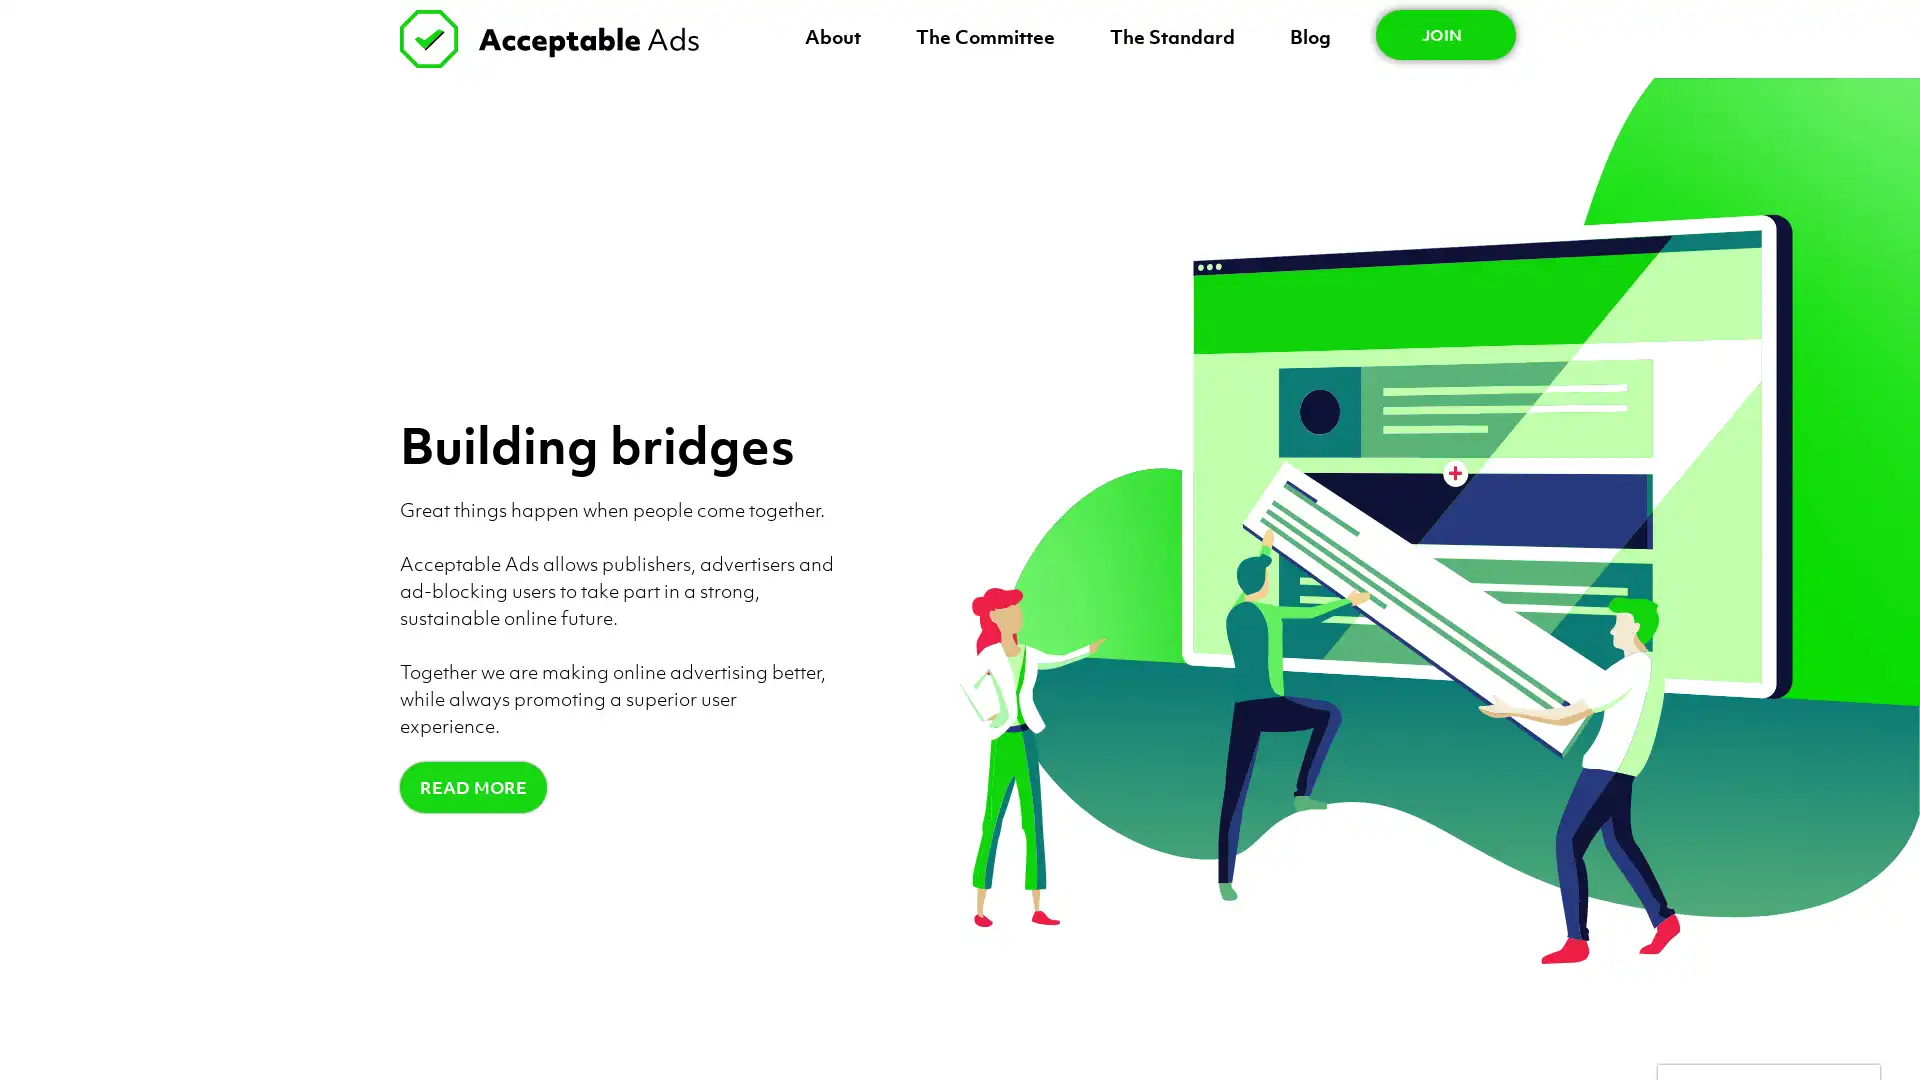  Describe the element at coordinates (472, 785) in the screenshot. I see `READ MORE` at that location.